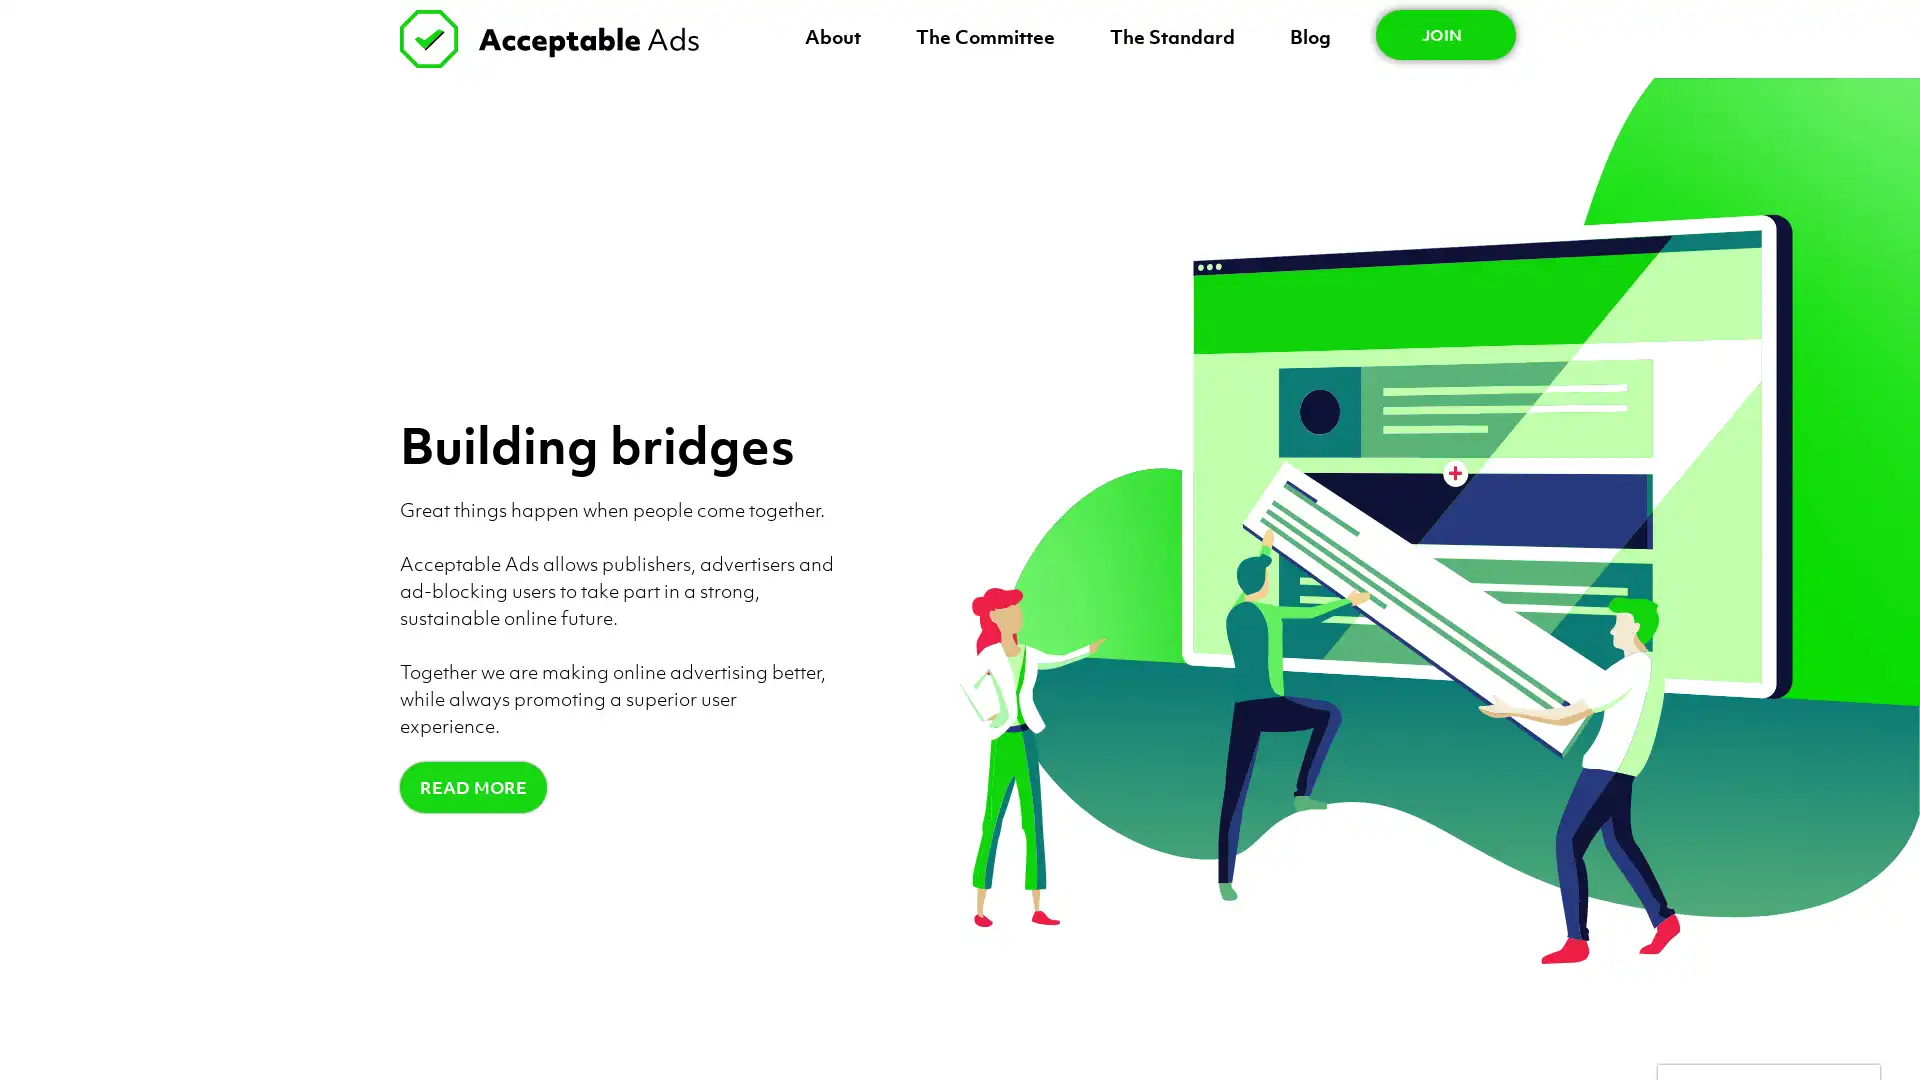  Describe the element at coordinates (472, 785) in the screenshot. I see `READ MORE` at that location.